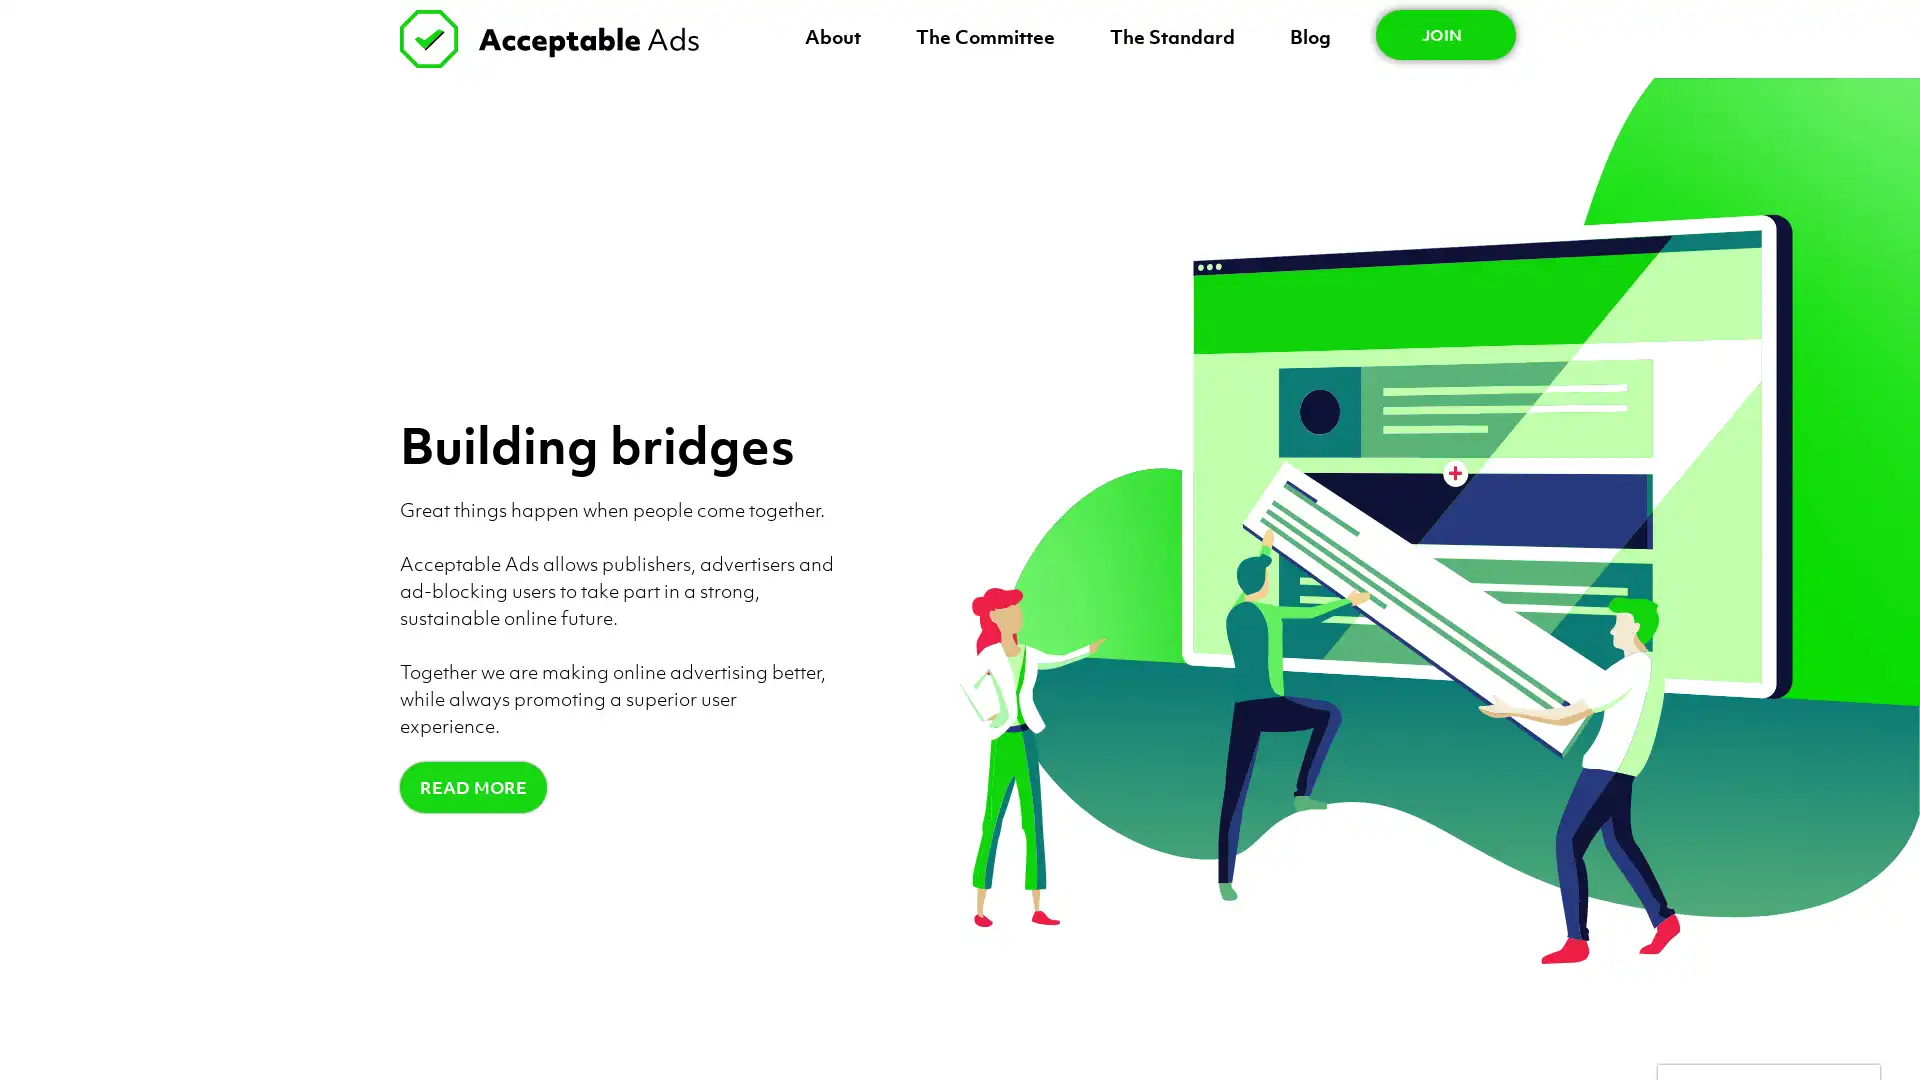  Describe the element at coordinates (472, 785) in the screenshot. I see `READ MORE` at that location.